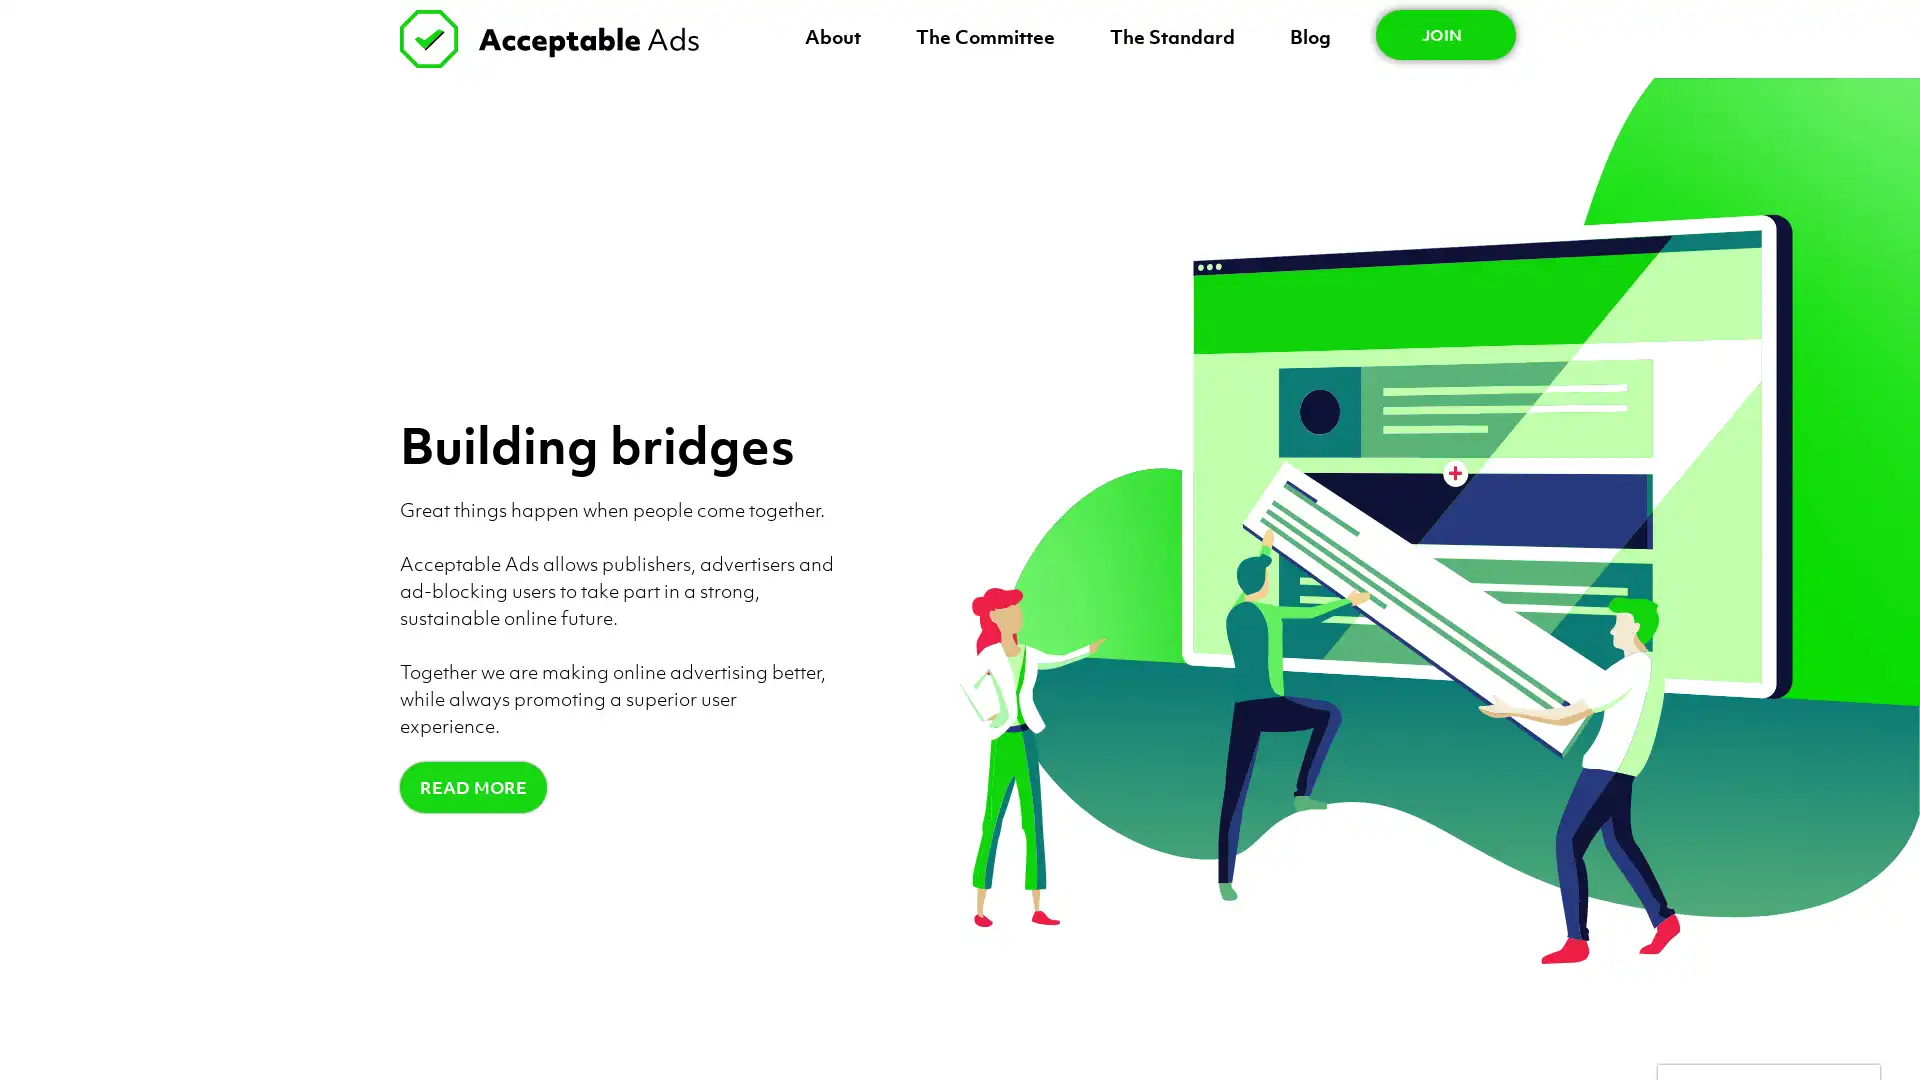  Describe the element at coordinates (472, 785) in the screenshot. I see `READ MORE` at that location.